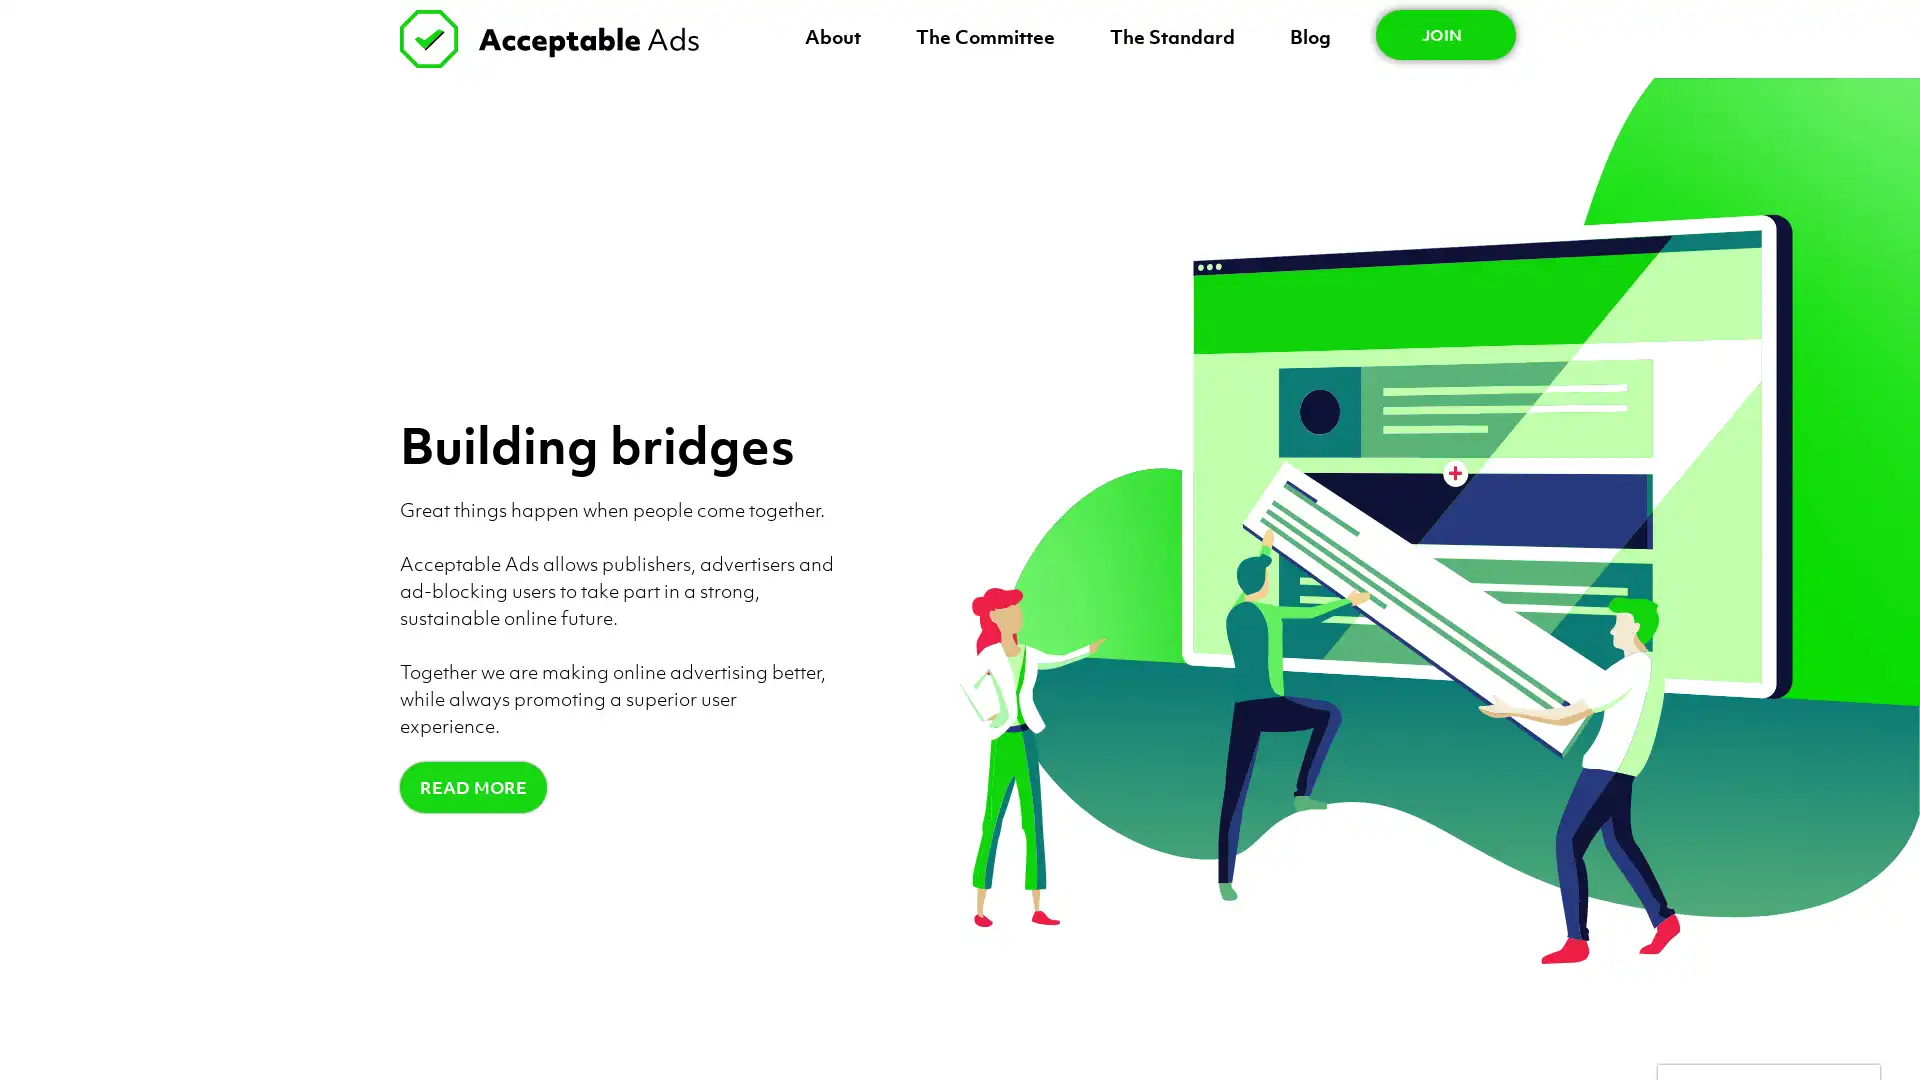  Describe the element at coordinates (472, 785) in the screenshot. I see `READ MORE` at that location.